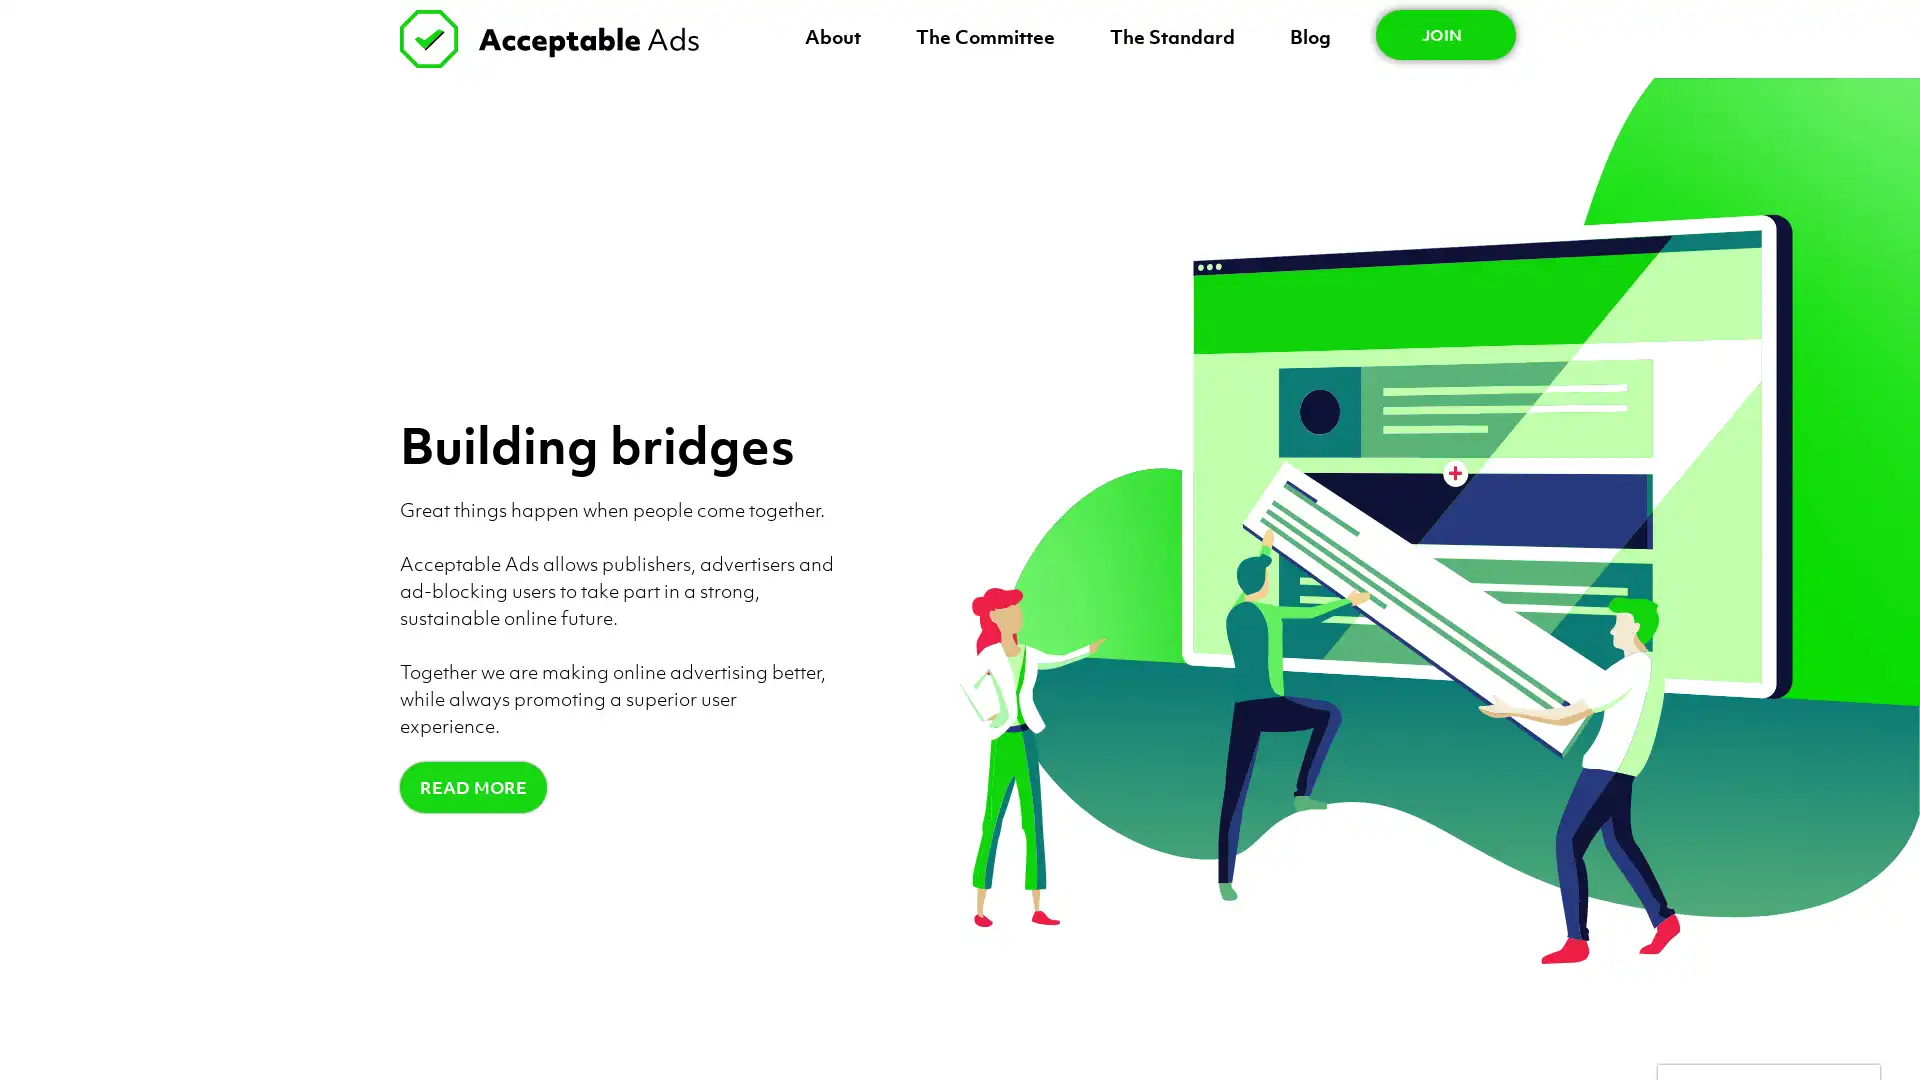  Describe the element at coordinates (472, 785) in the screenshot. I see `READ MORE` at that location.